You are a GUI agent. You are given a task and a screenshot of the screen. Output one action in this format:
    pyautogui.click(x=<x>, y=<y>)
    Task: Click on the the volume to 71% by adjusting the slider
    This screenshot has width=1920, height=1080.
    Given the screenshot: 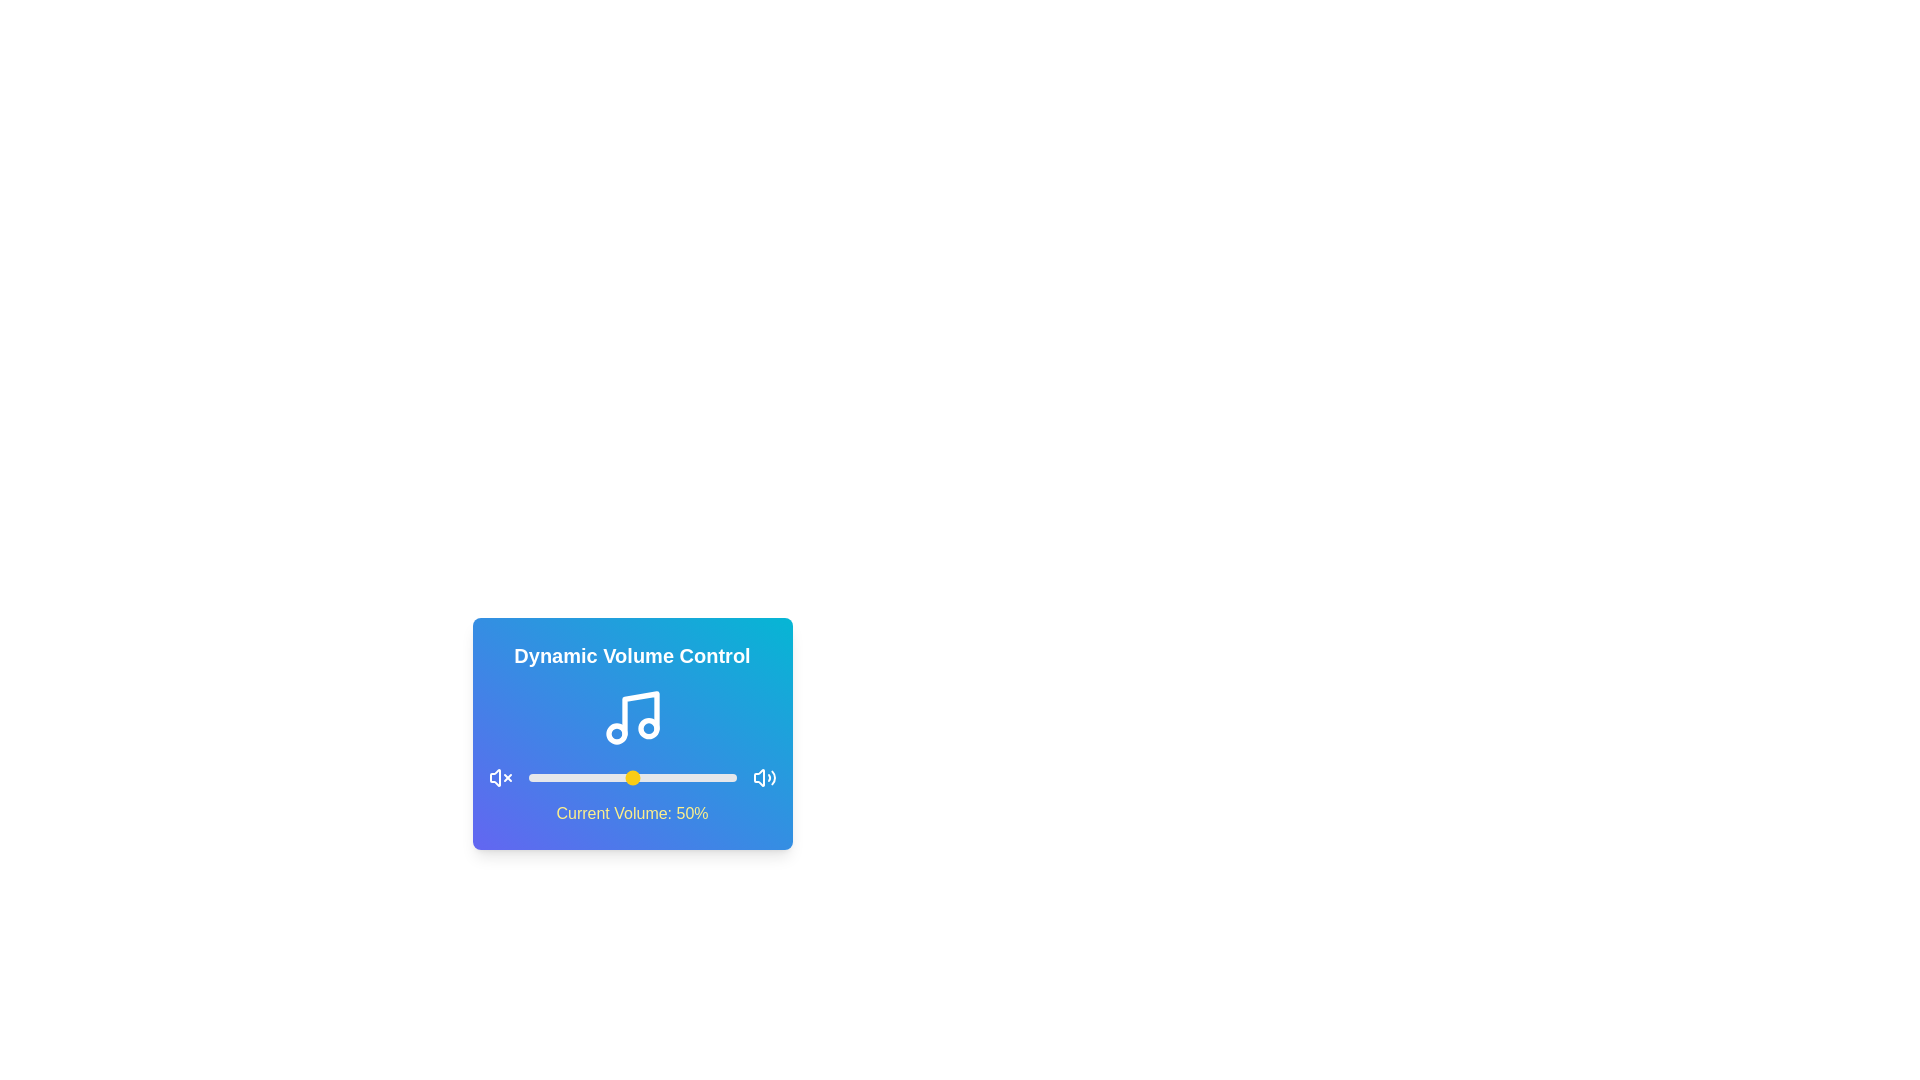 What is the action you would take?
    pyautogui.click(x=676, y=777)
    